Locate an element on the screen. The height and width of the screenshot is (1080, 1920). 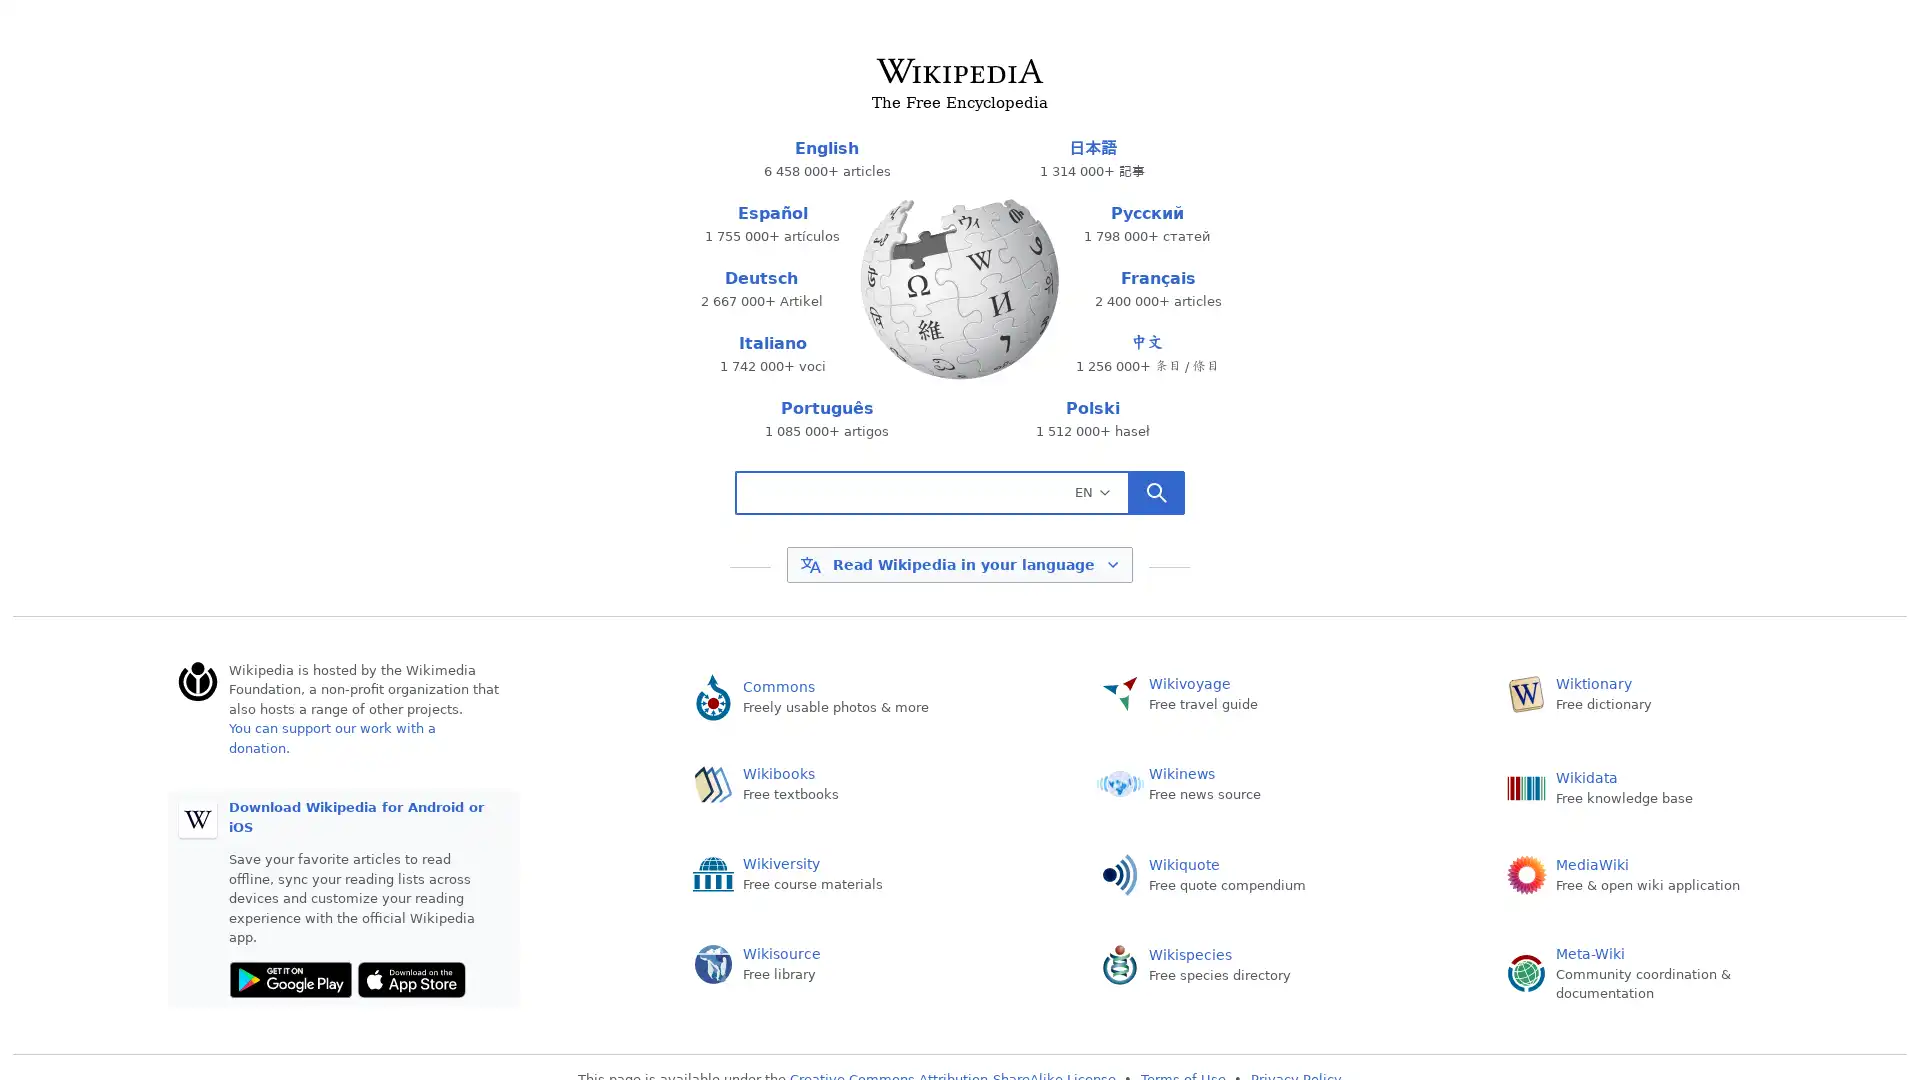
Search is located at coordinates (1156, 493).